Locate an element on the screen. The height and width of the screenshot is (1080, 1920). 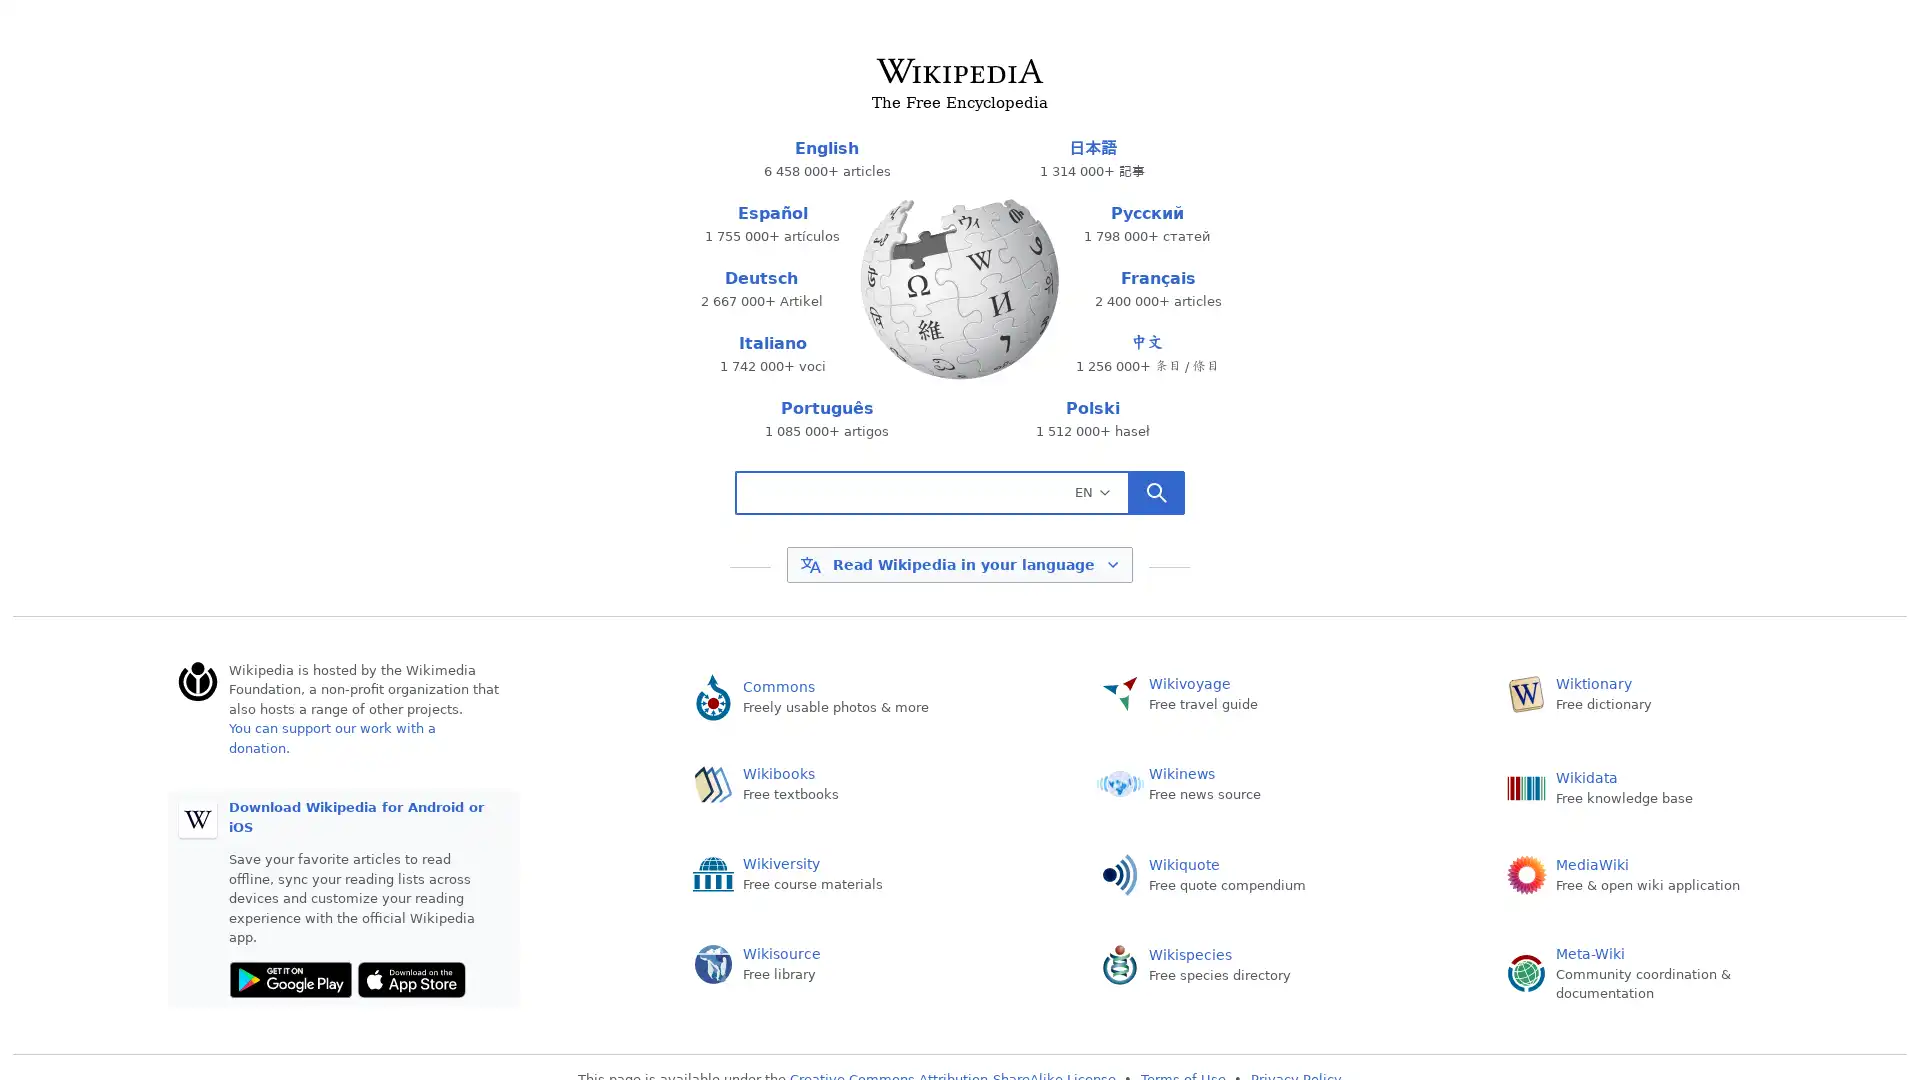
Search is located at coordinates (1156, 493).